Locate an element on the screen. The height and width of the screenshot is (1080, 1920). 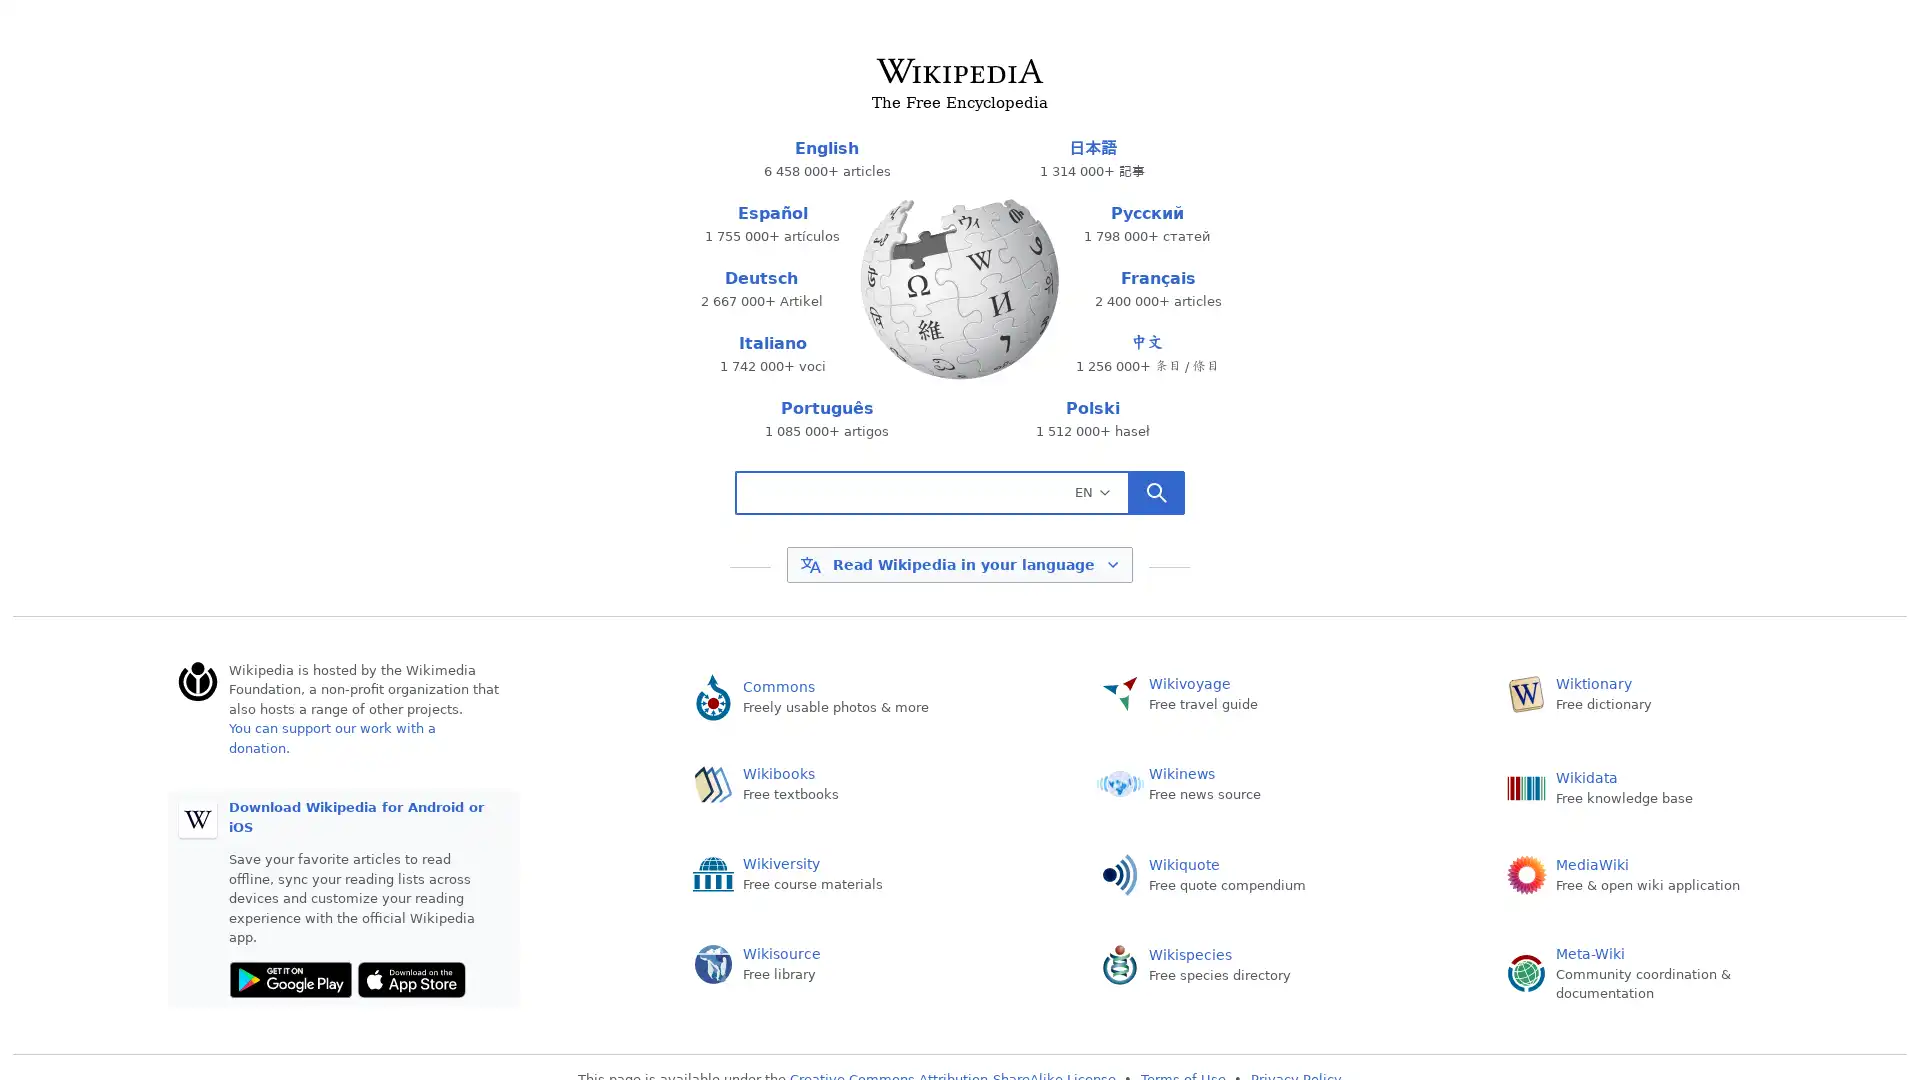
Search is located at coordinates (1156, 493).